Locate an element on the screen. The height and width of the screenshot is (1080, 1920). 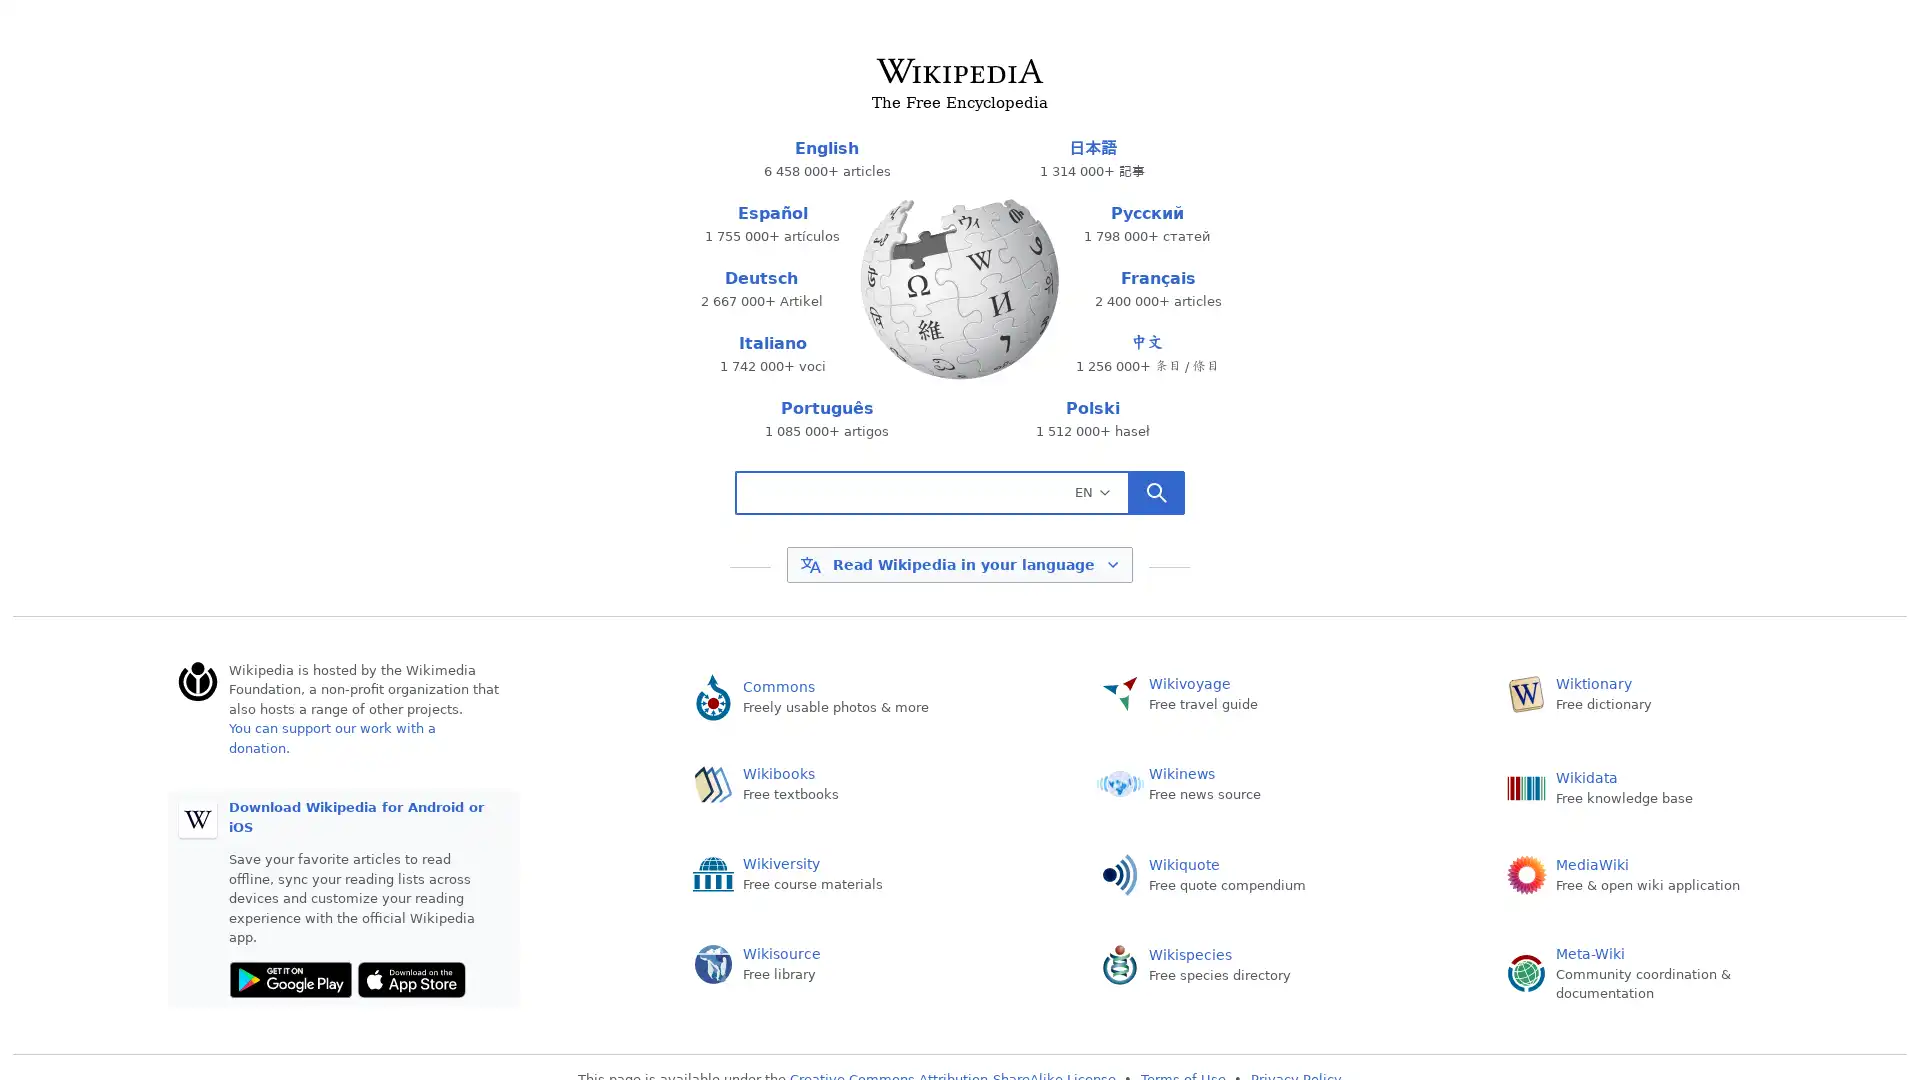
Search is located at coordinates (1156, 493).